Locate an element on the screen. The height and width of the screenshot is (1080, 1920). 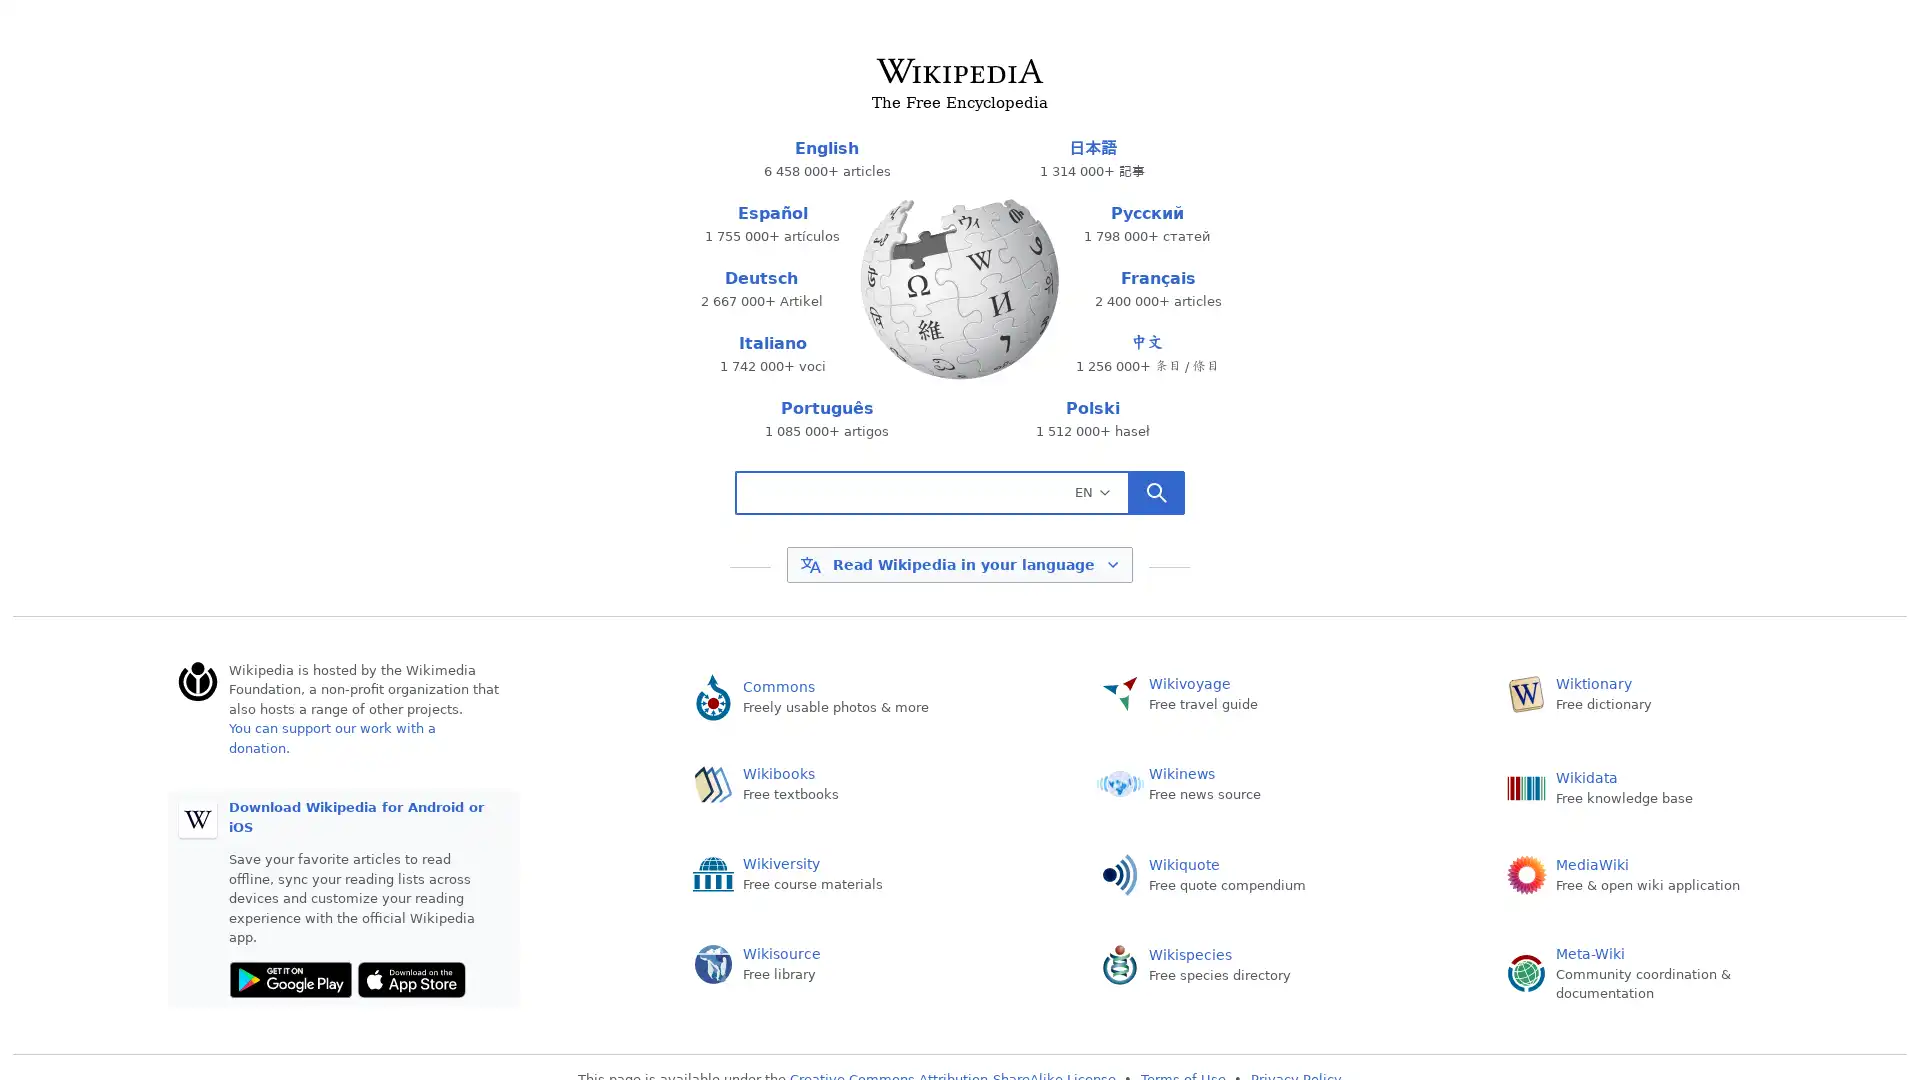
Search is located at coordinates (1156, 493).